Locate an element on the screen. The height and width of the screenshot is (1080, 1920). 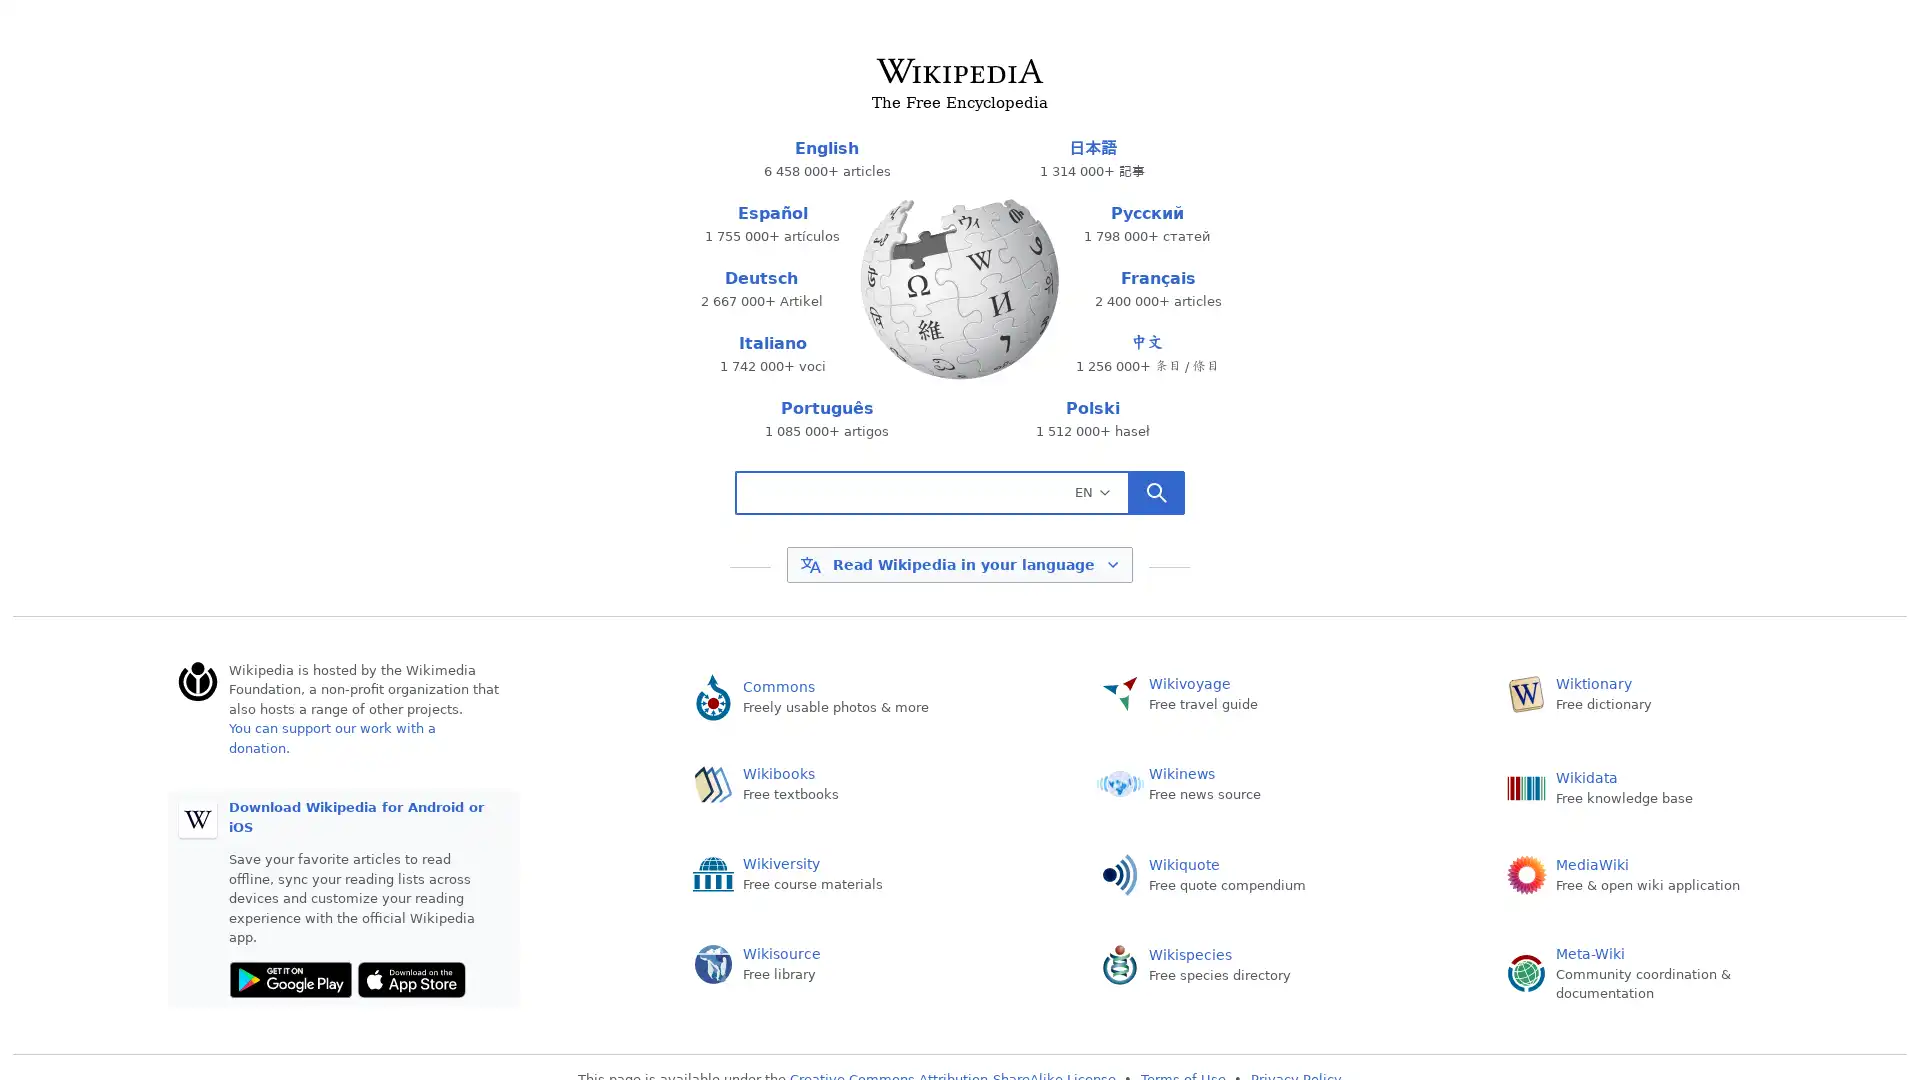
Search is located at coordinates (1156, 493).